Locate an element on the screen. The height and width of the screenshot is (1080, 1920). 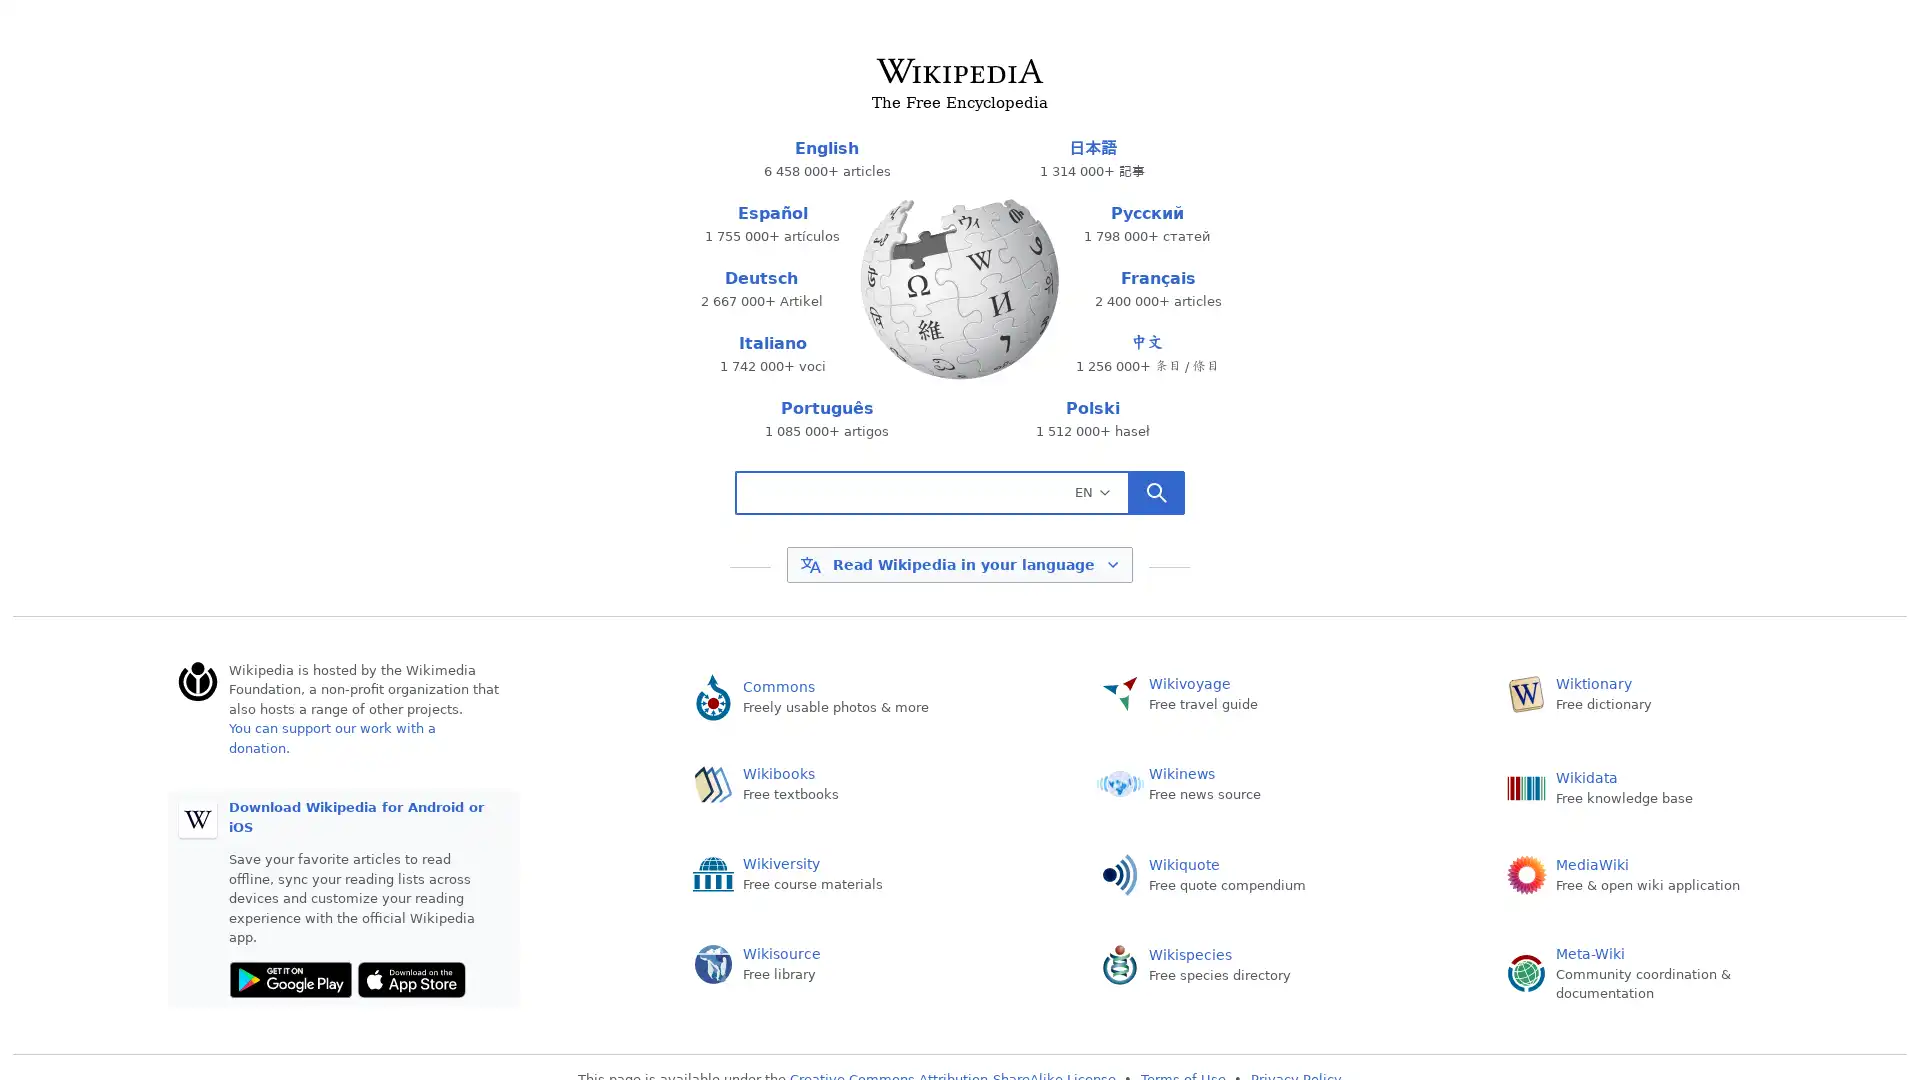
Search is located at coordinates (1156, 493).